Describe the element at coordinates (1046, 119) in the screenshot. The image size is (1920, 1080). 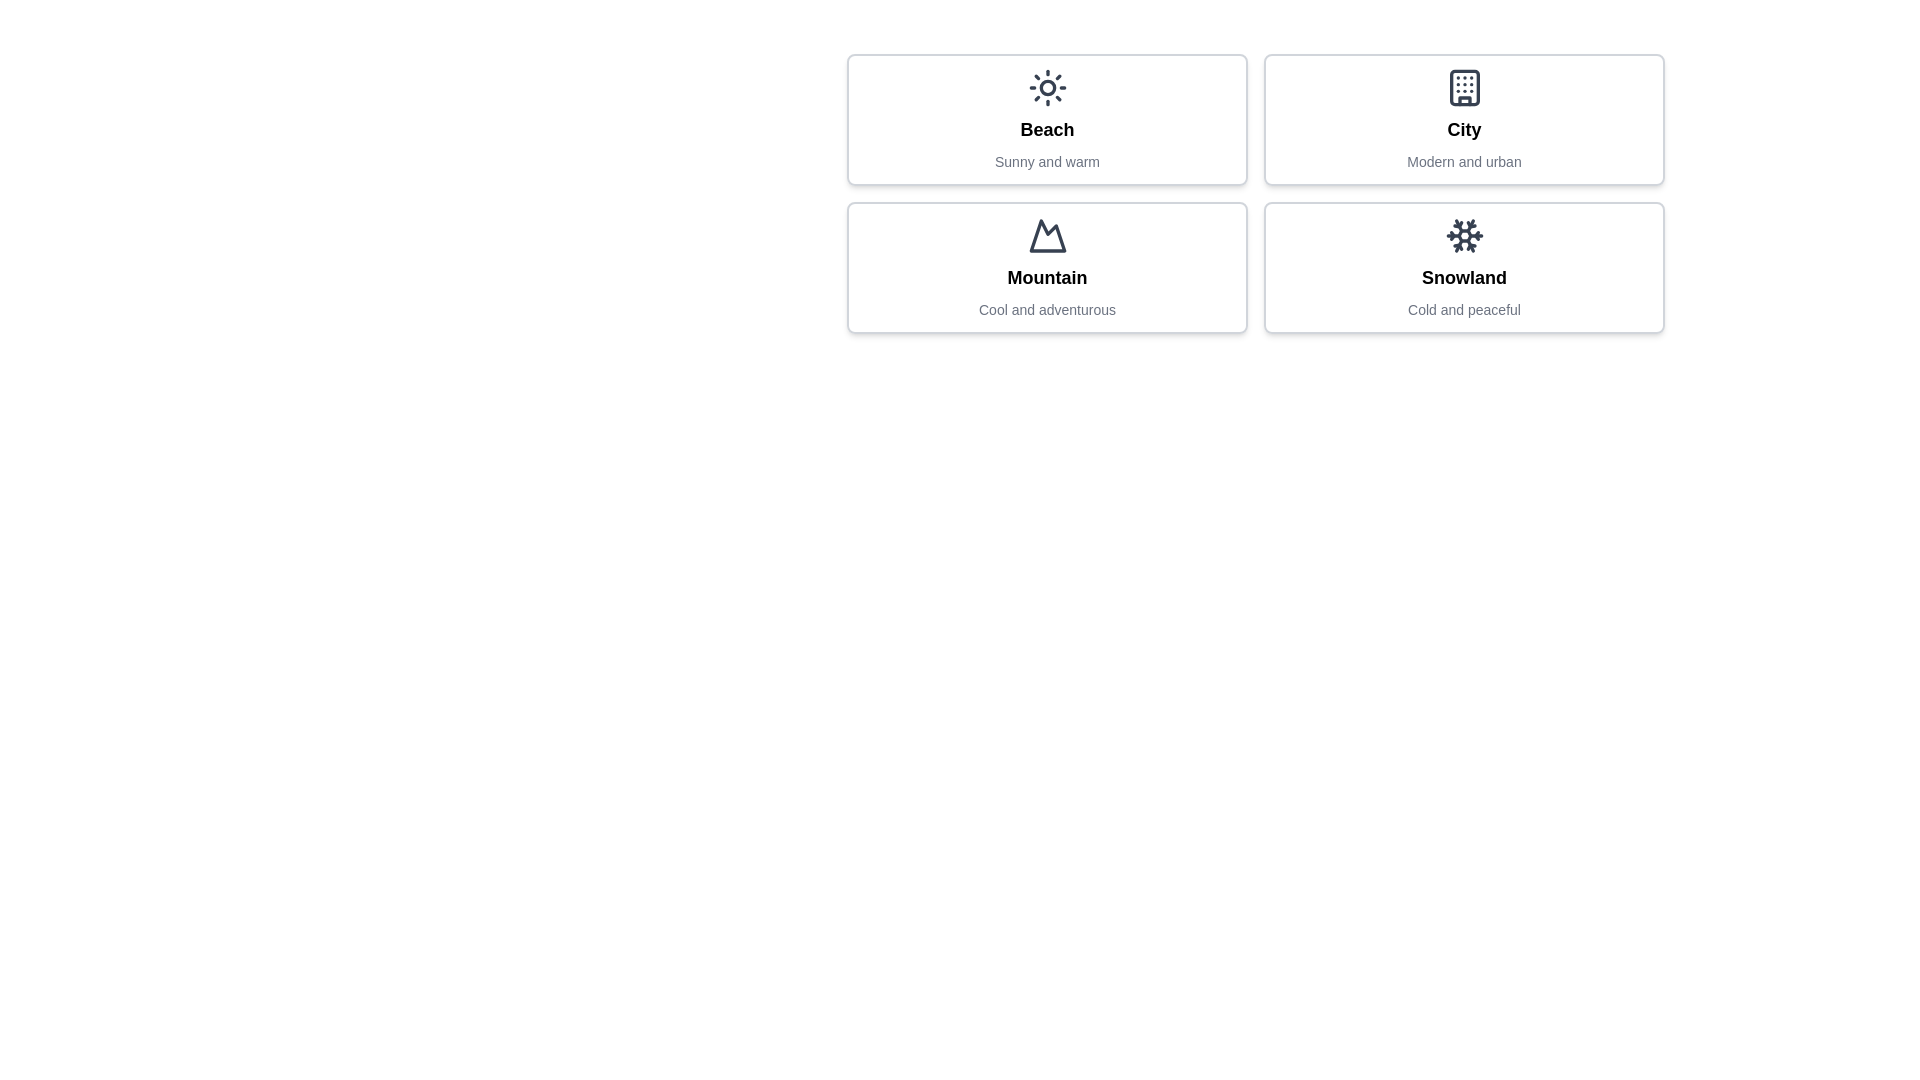
I see `the 'Beach' theme card, which is the first card in the top-left corner of the grid` at that location.